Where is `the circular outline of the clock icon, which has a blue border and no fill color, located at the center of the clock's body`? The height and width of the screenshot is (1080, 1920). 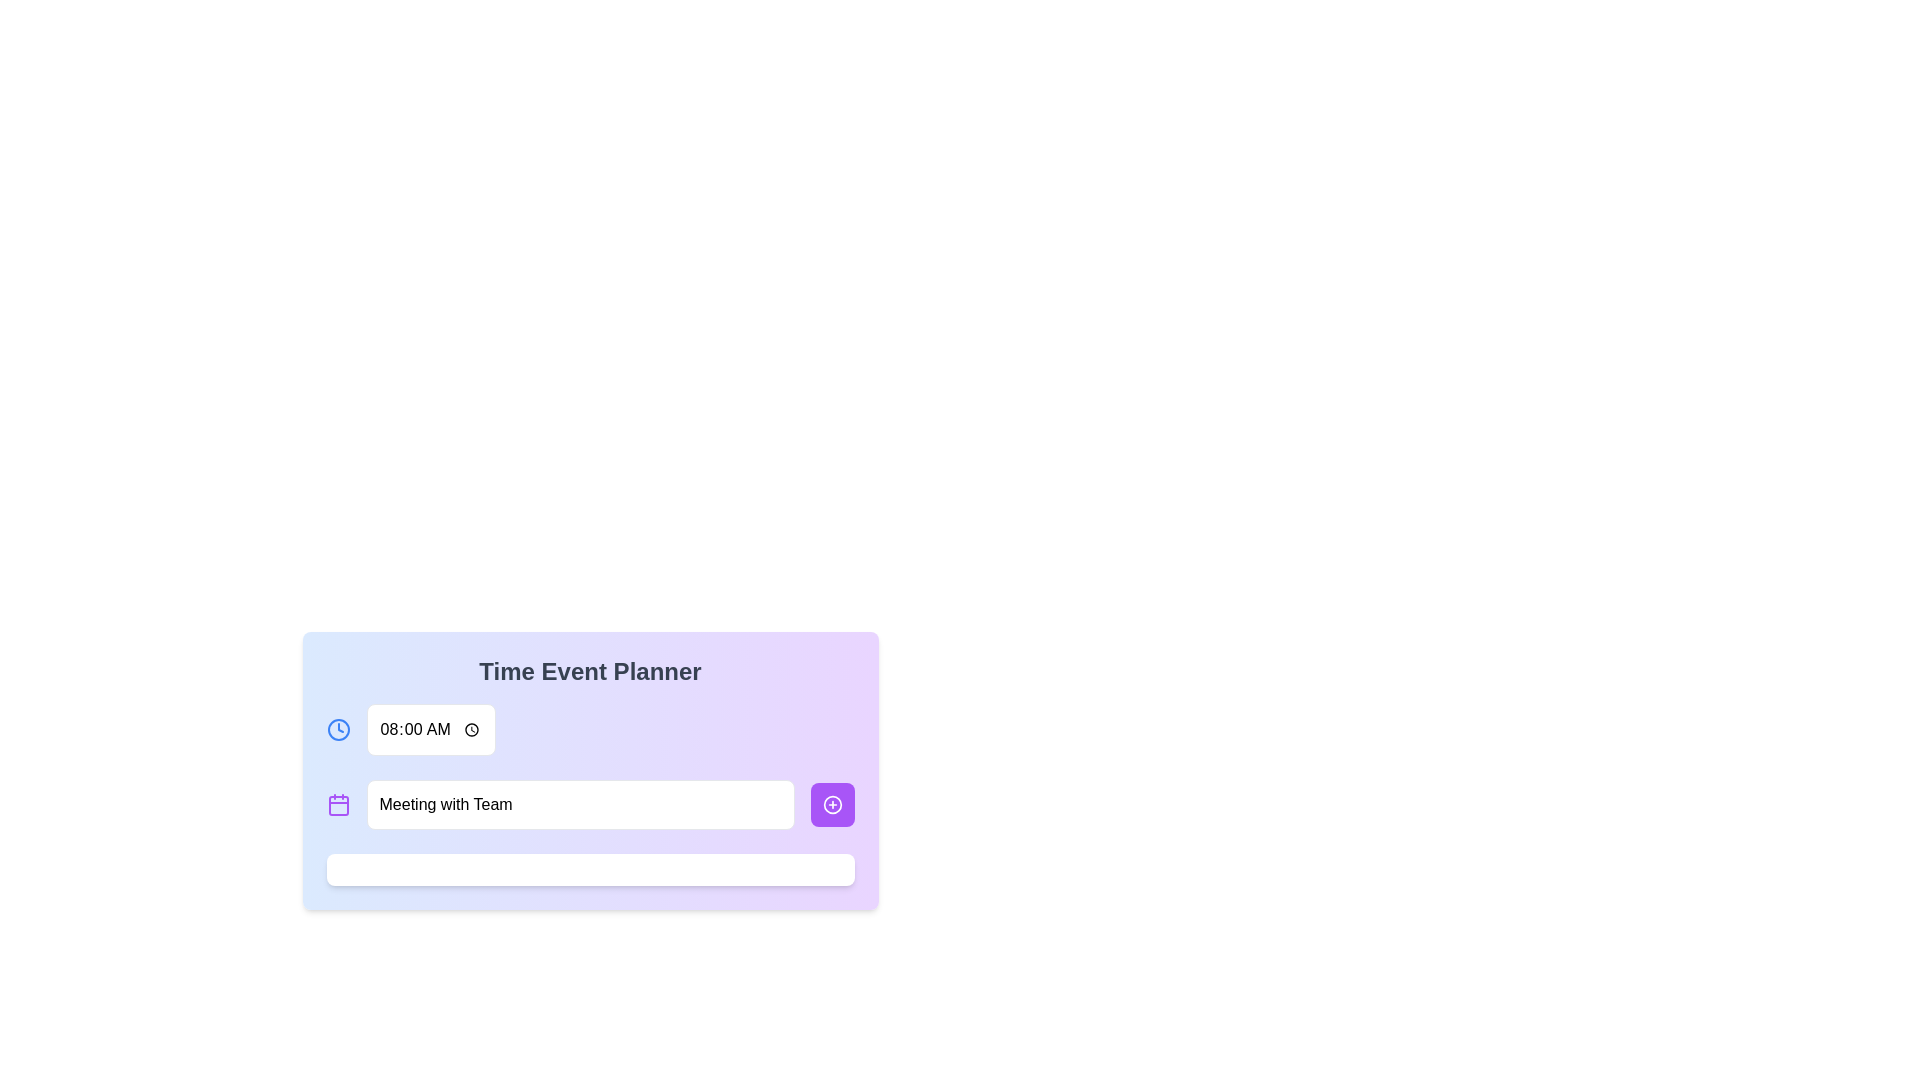 the circular outline of the clock icon, which has a blue border and no fill color, located at the center of the clock's body is located at coordinates (338, 729).